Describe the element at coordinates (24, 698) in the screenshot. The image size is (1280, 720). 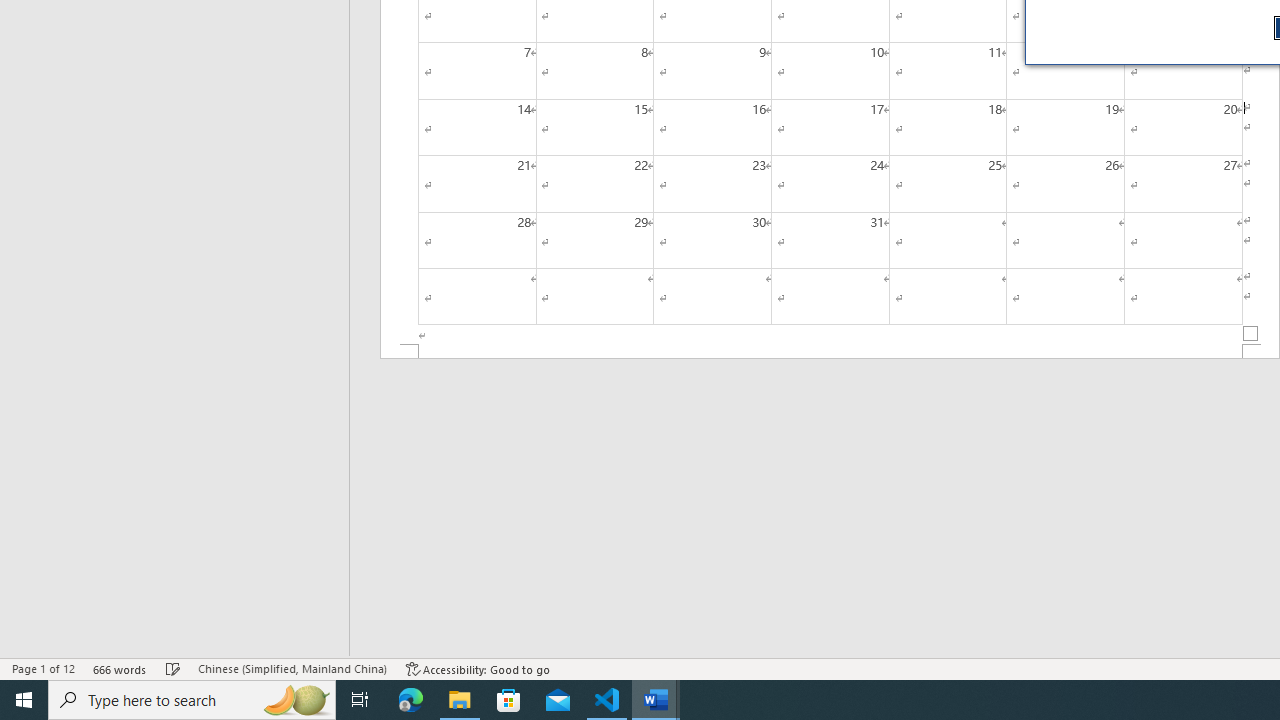
I see `'Start'` at that location.